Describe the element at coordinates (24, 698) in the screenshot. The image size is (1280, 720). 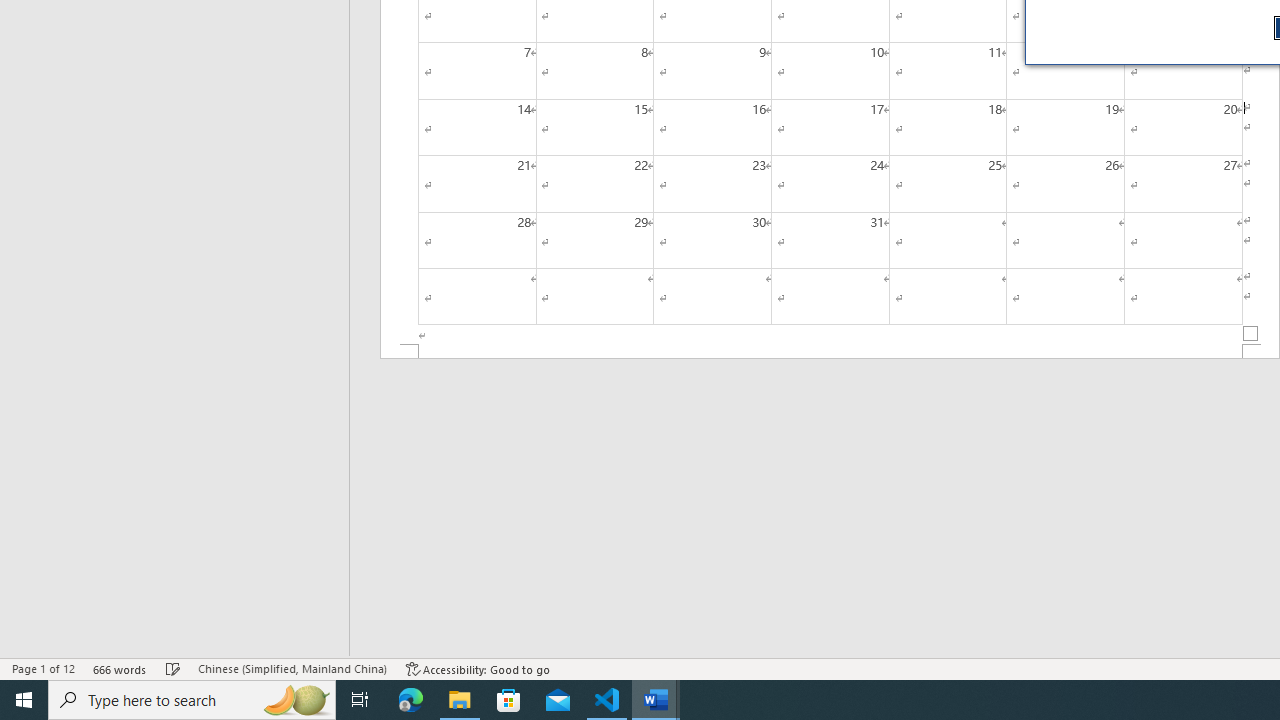
I see `'Start'` at that location.